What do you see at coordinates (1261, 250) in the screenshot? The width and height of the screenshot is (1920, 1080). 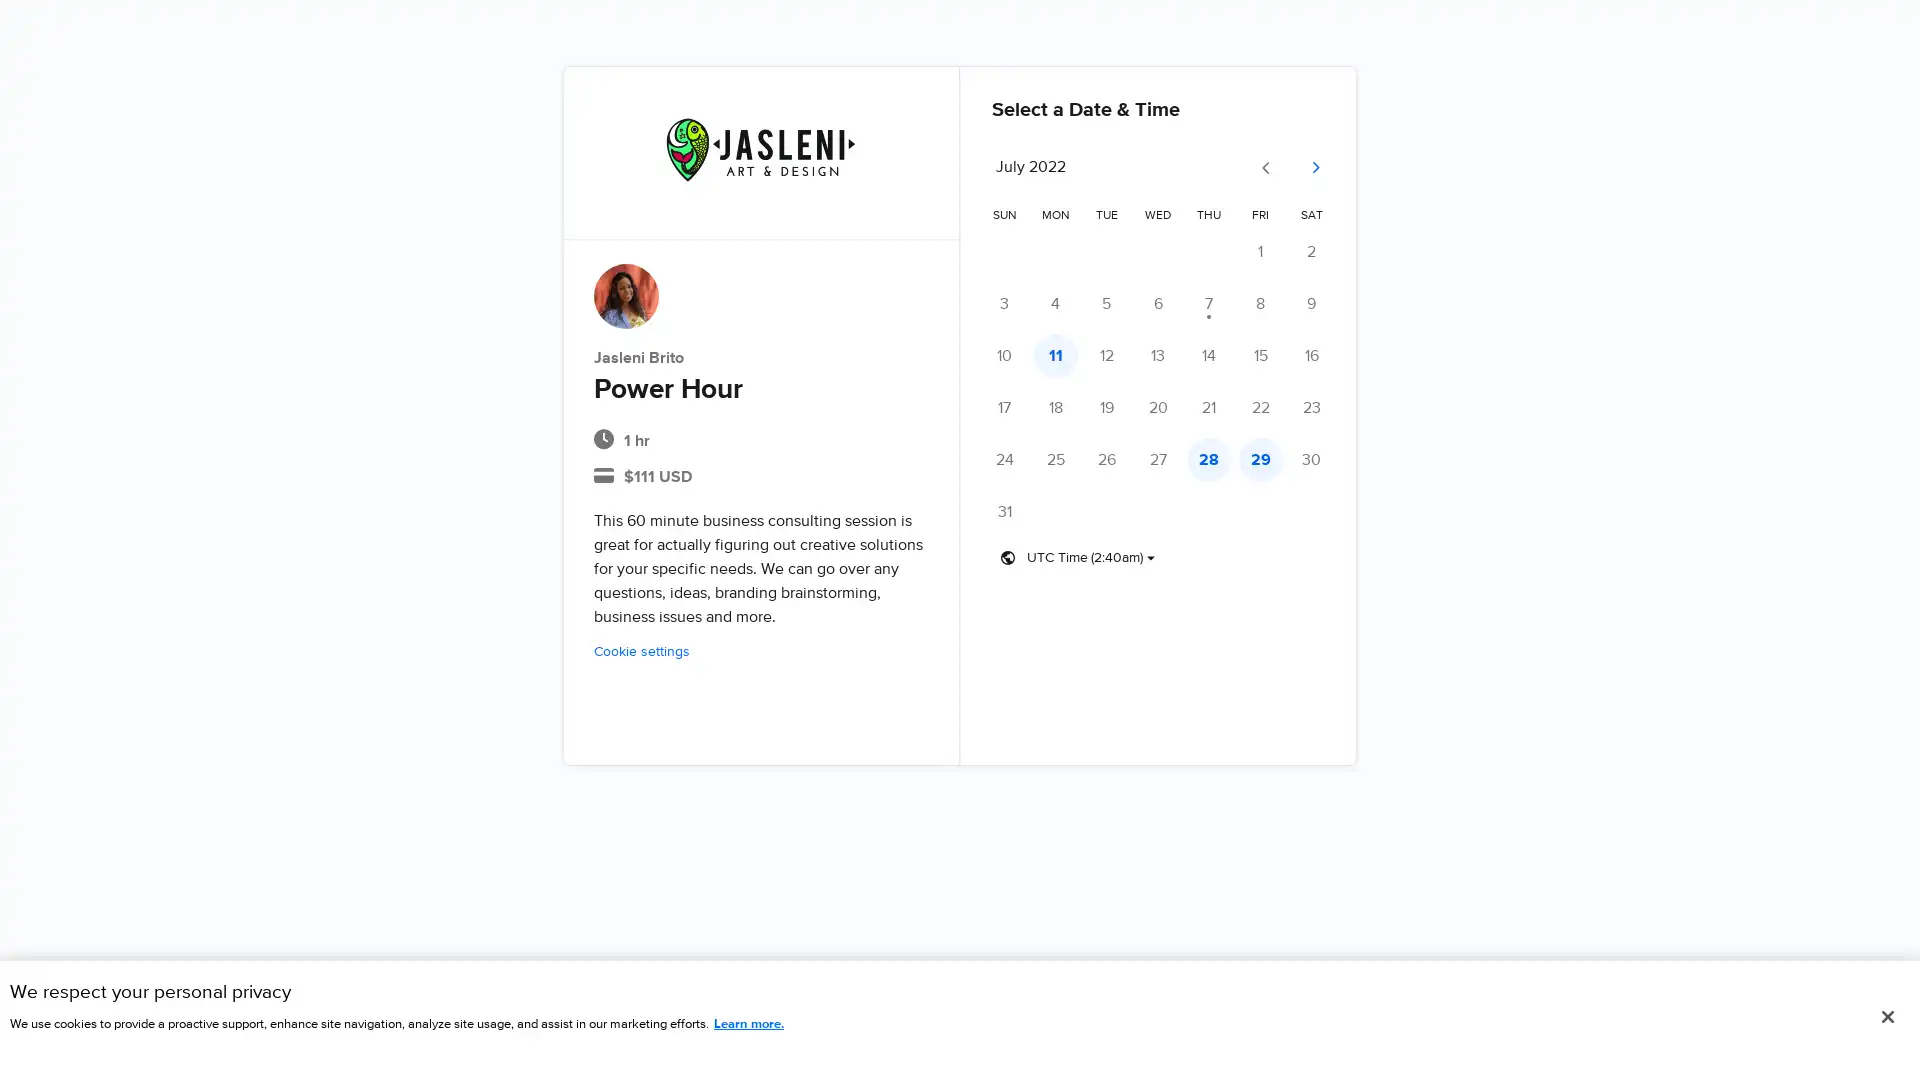 I see `Friday, July 1 - No times available` at bounding box center [1261, 250].